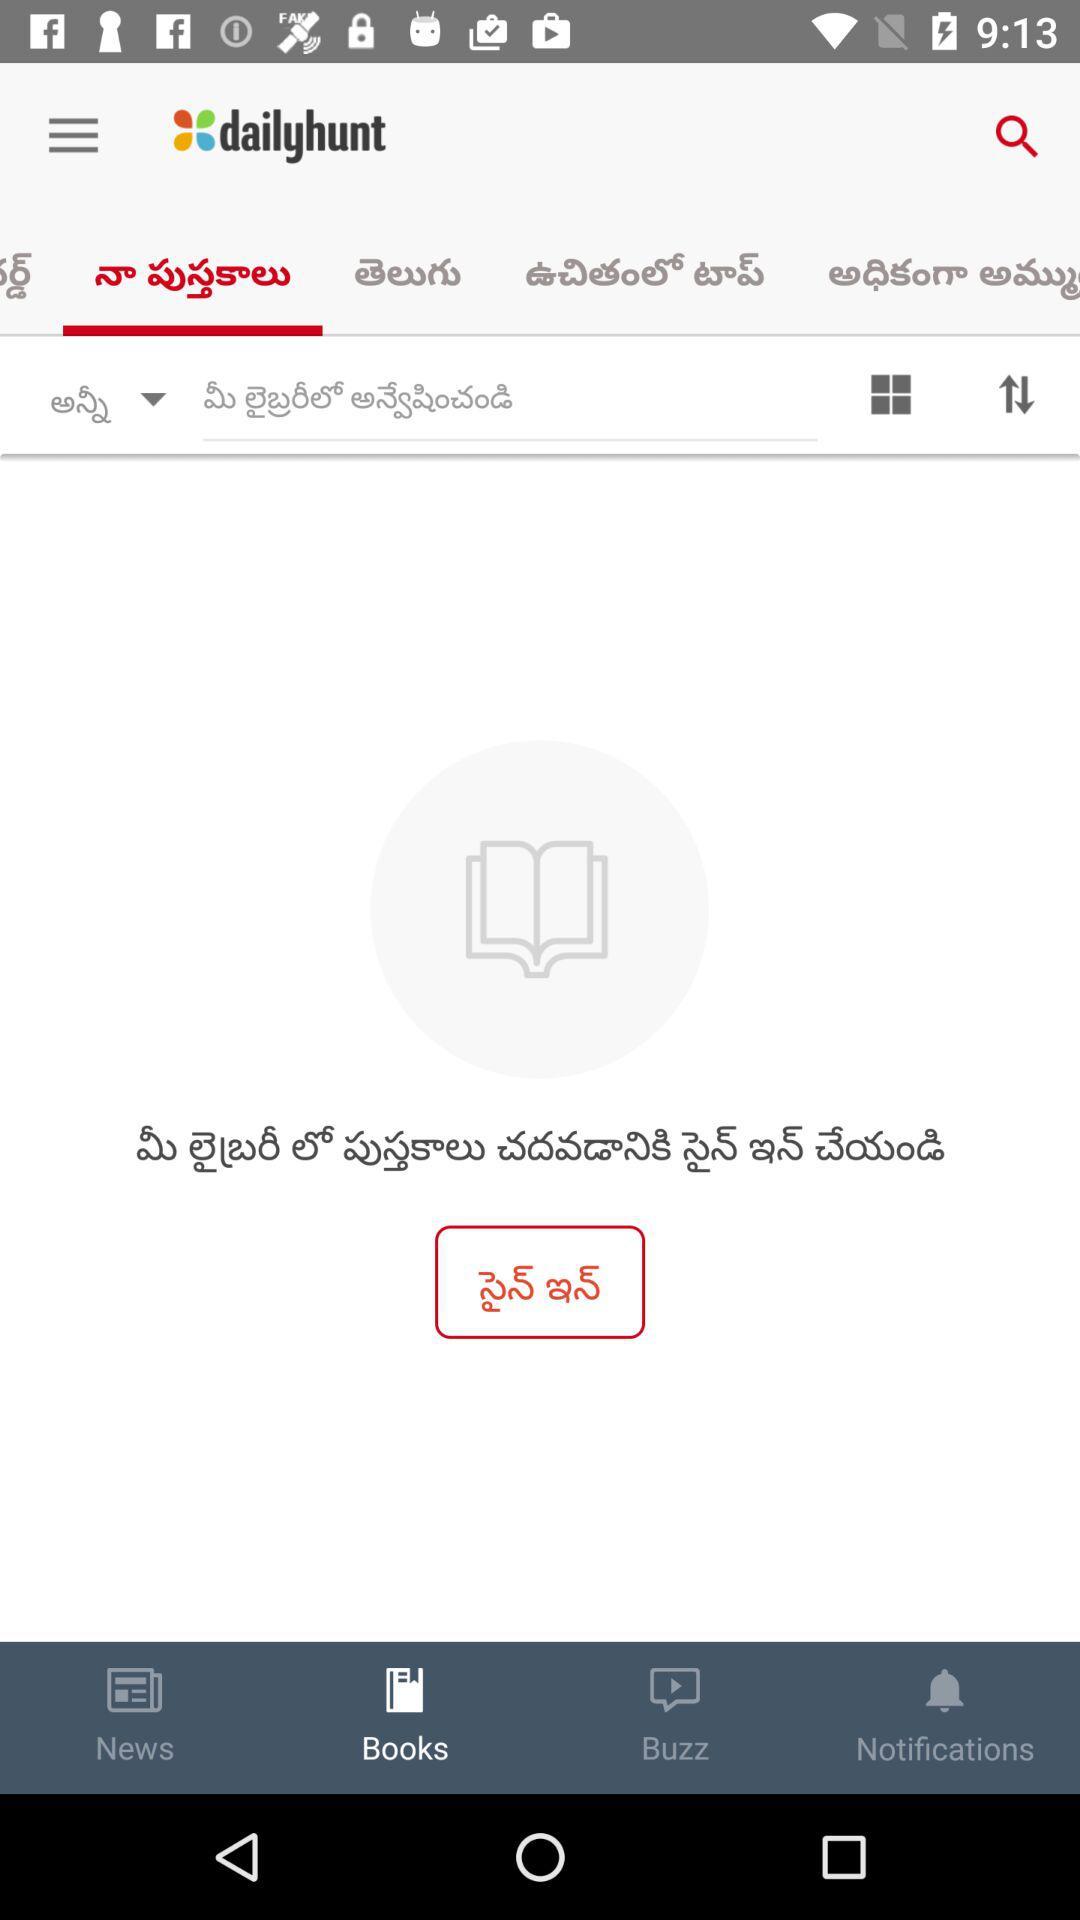  I want to click on type the text, so click(509, 399).